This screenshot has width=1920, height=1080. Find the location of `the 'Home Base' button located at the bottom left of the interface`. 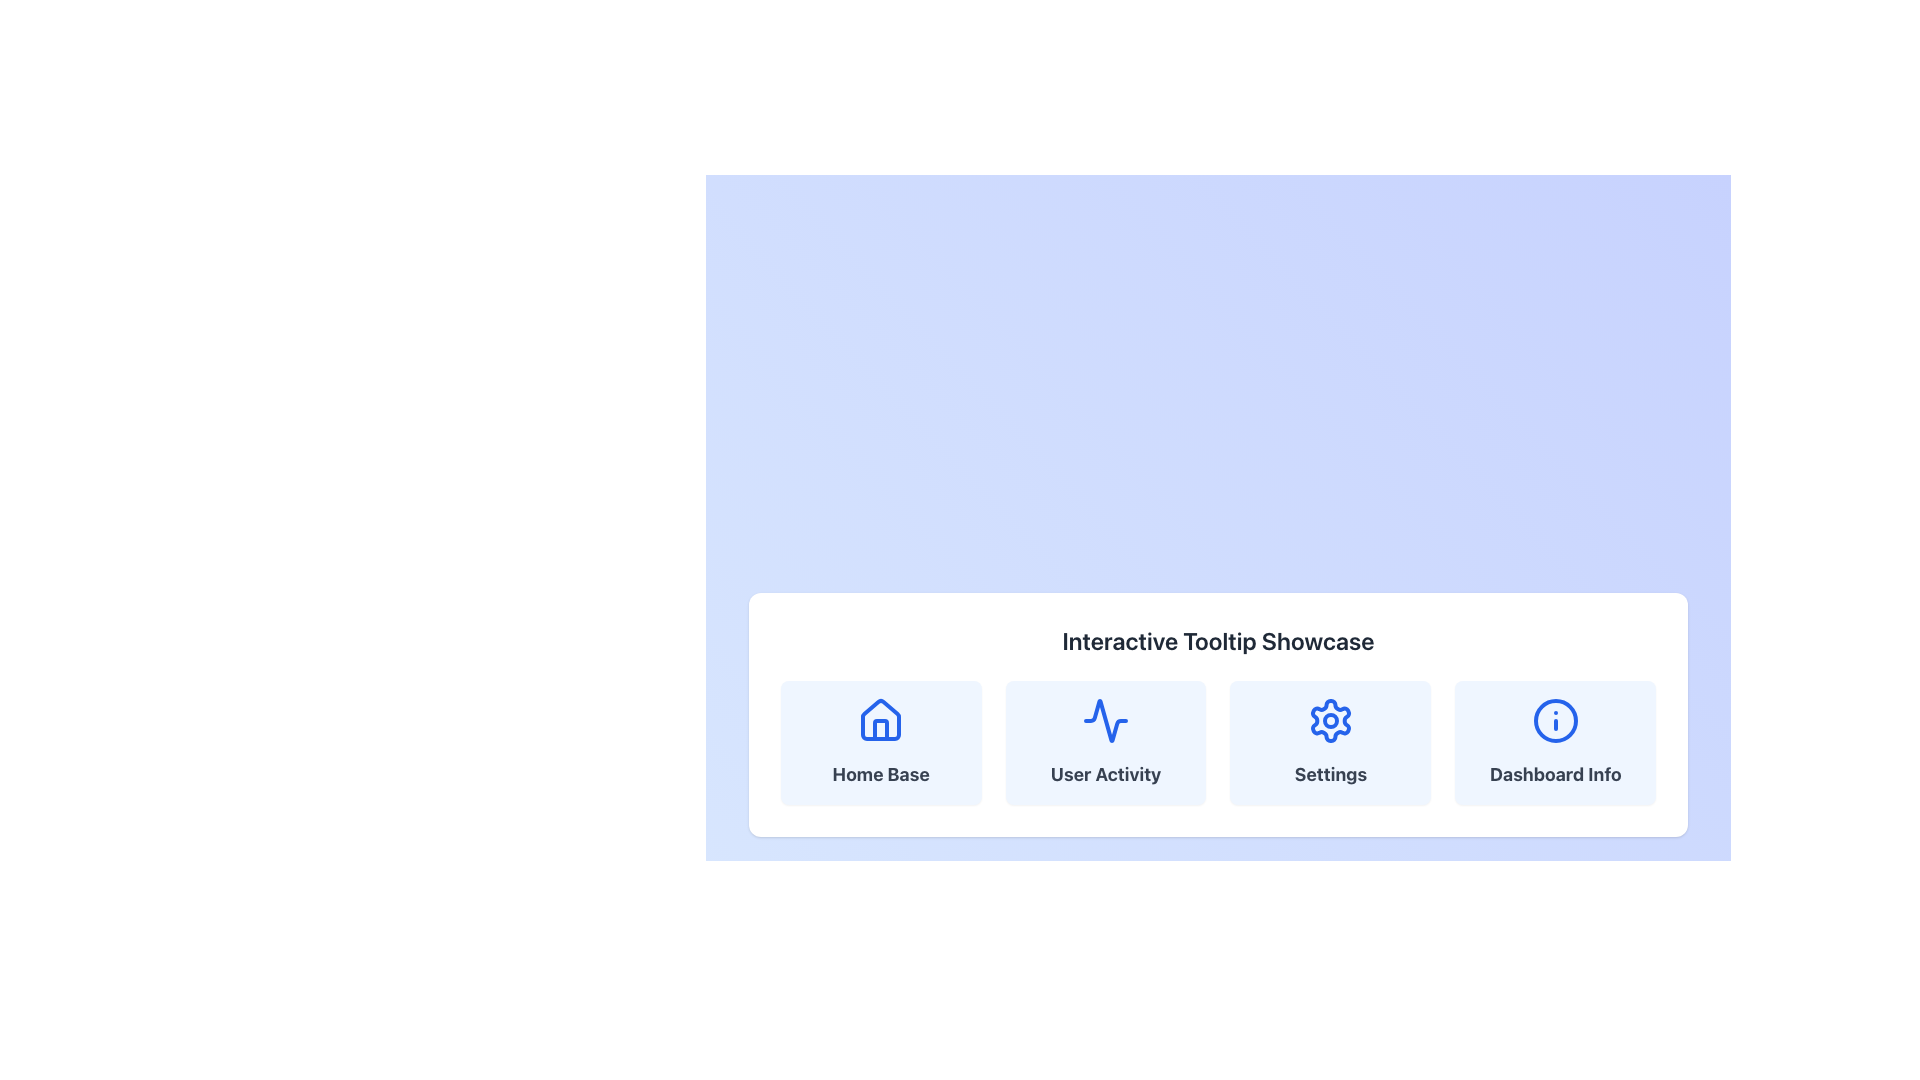

the 'Home Base' button located at the bottom left of the interface is located at coordinates (880, 743).